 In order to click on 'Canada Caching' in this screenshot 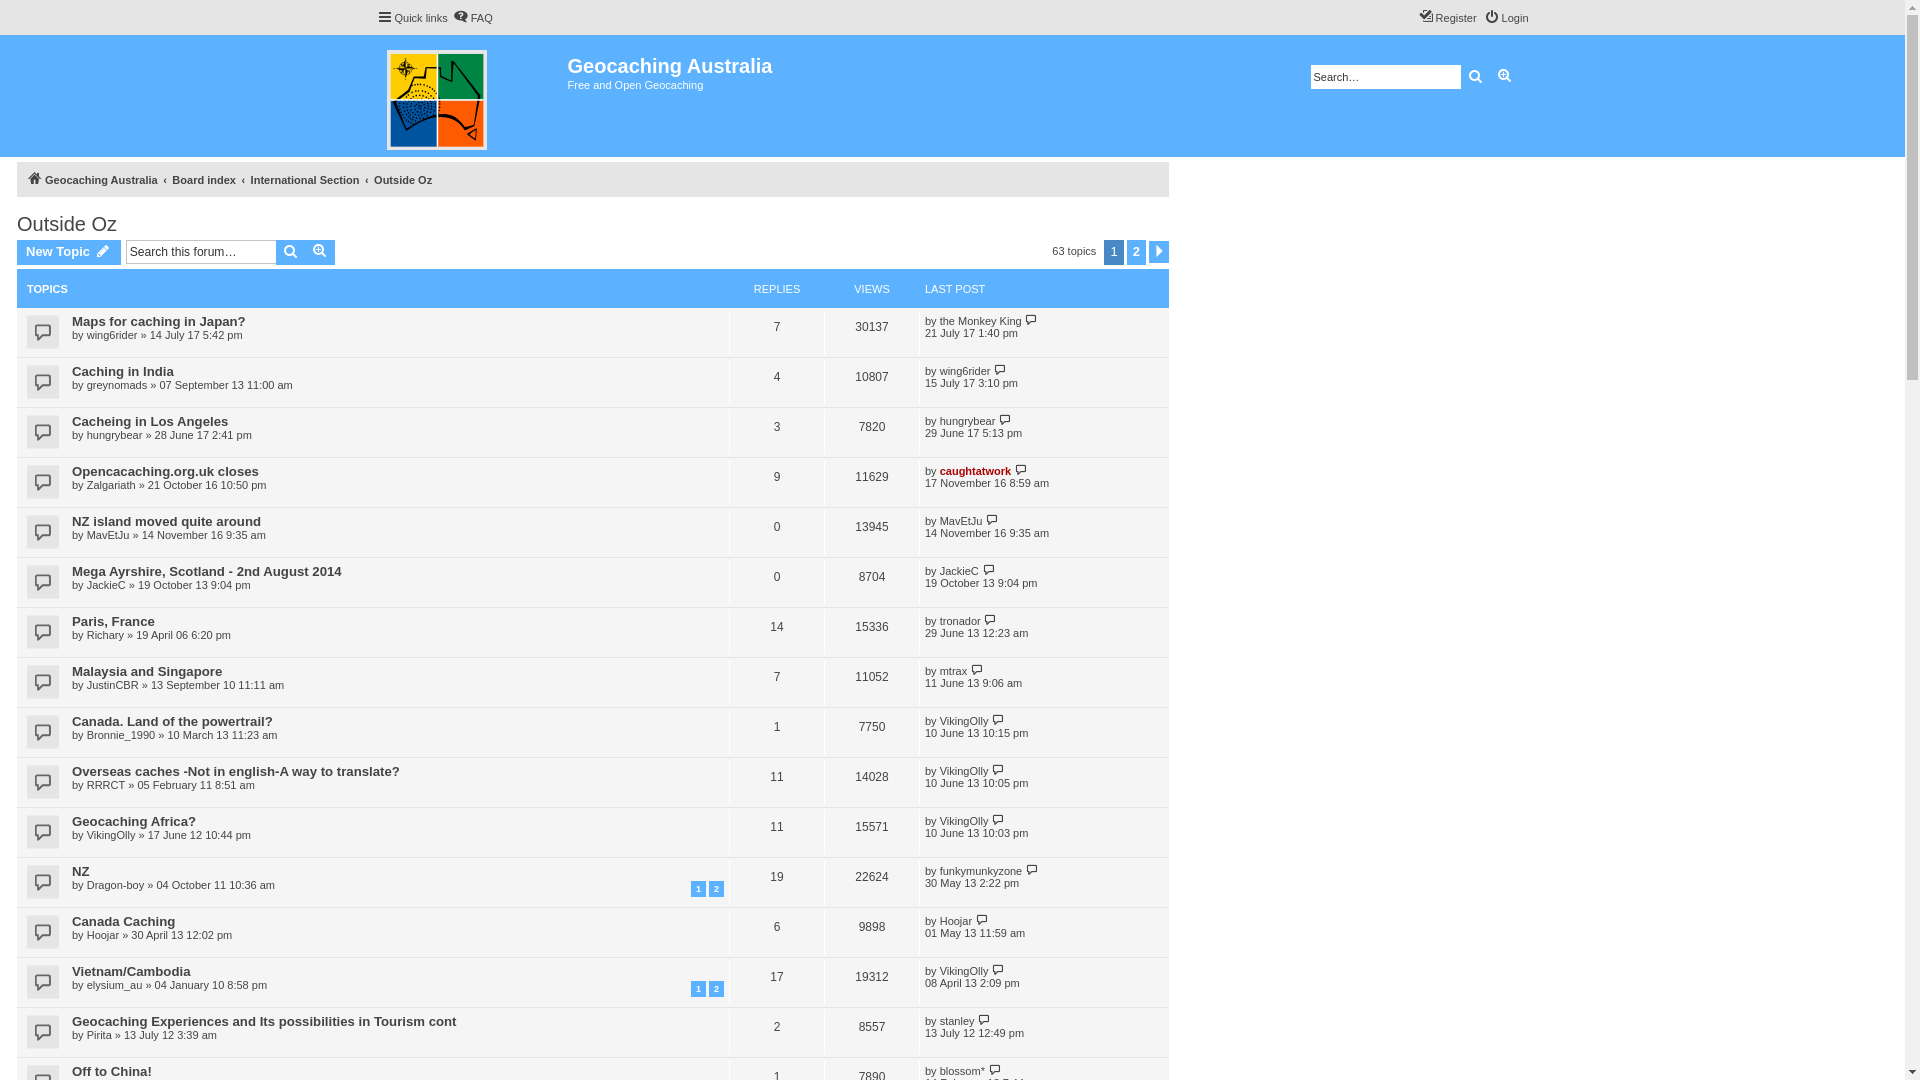, I will do `click(122, 921)`.